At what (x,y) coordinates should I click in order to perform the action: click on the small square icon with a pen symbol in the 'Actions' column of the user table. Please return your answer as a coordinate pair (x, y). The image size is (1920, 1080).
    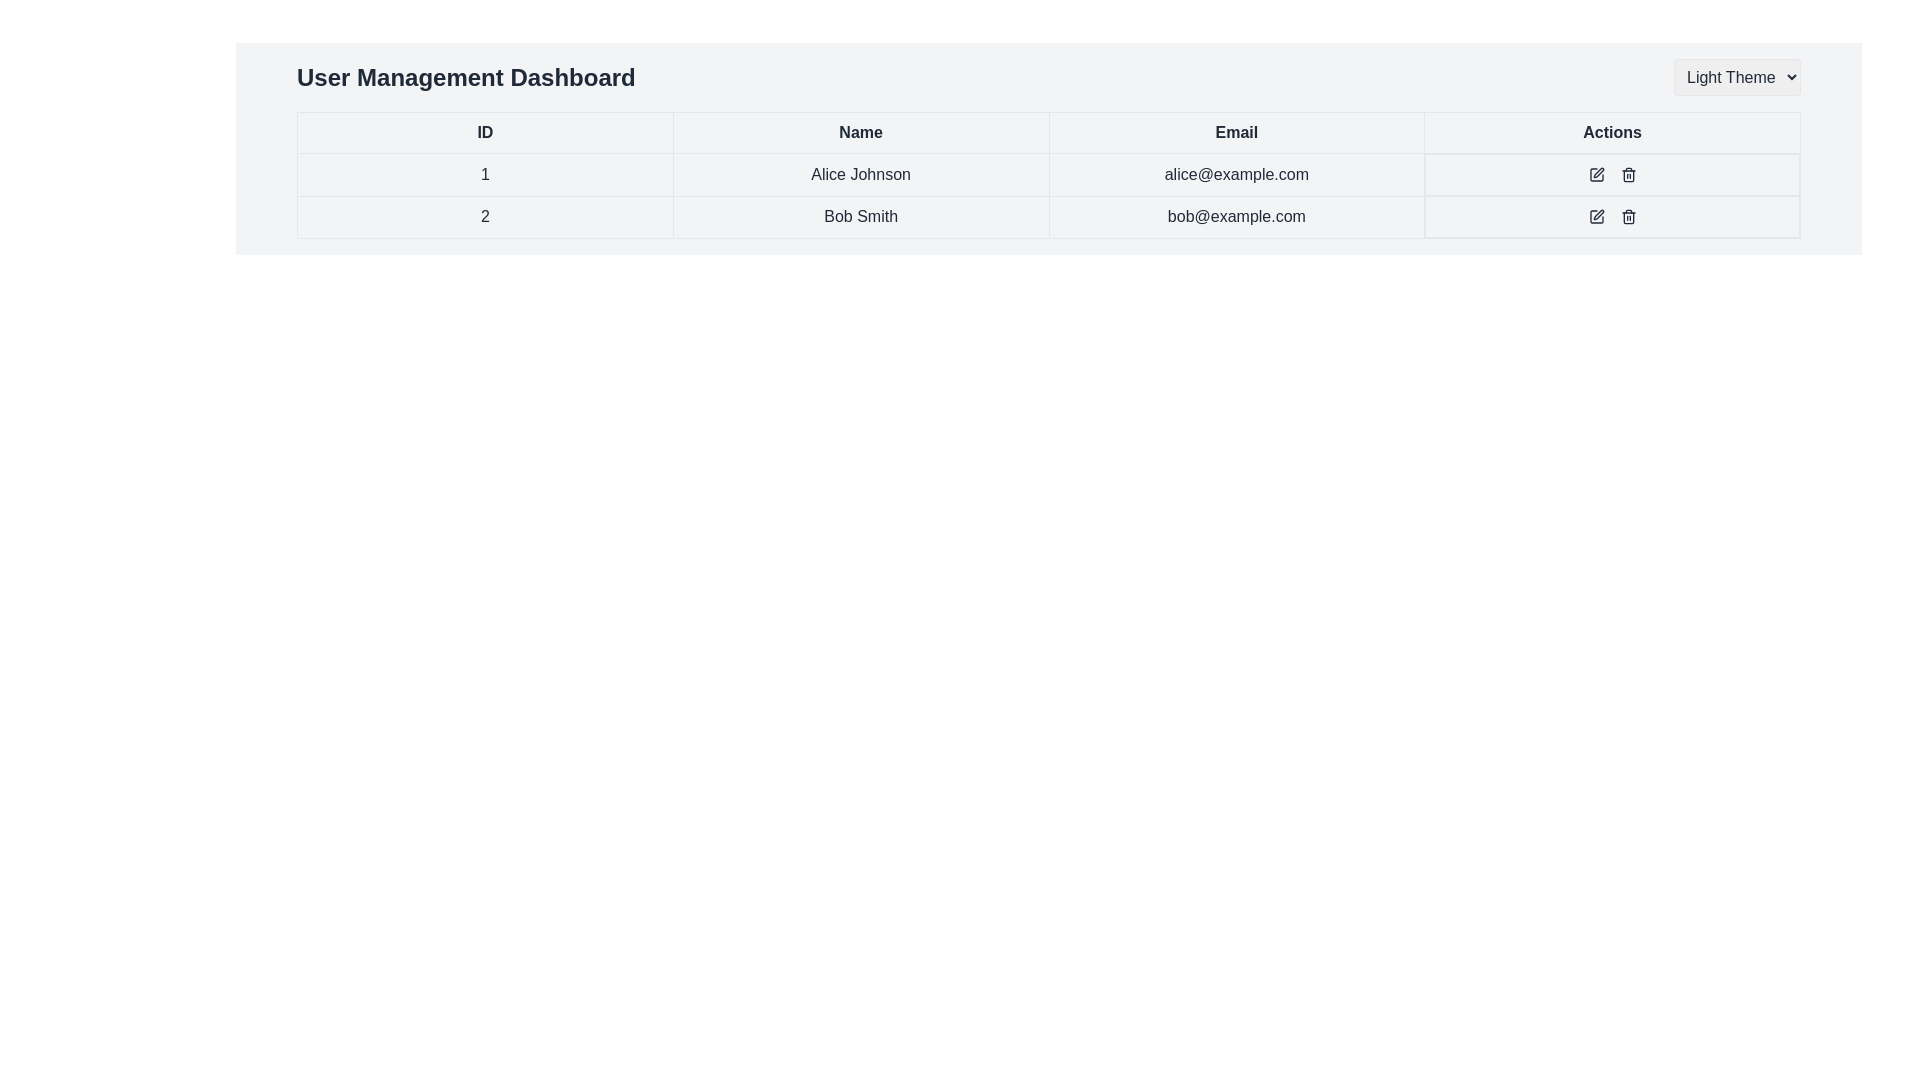
    Looking at the image, I should click on (1595, 216).